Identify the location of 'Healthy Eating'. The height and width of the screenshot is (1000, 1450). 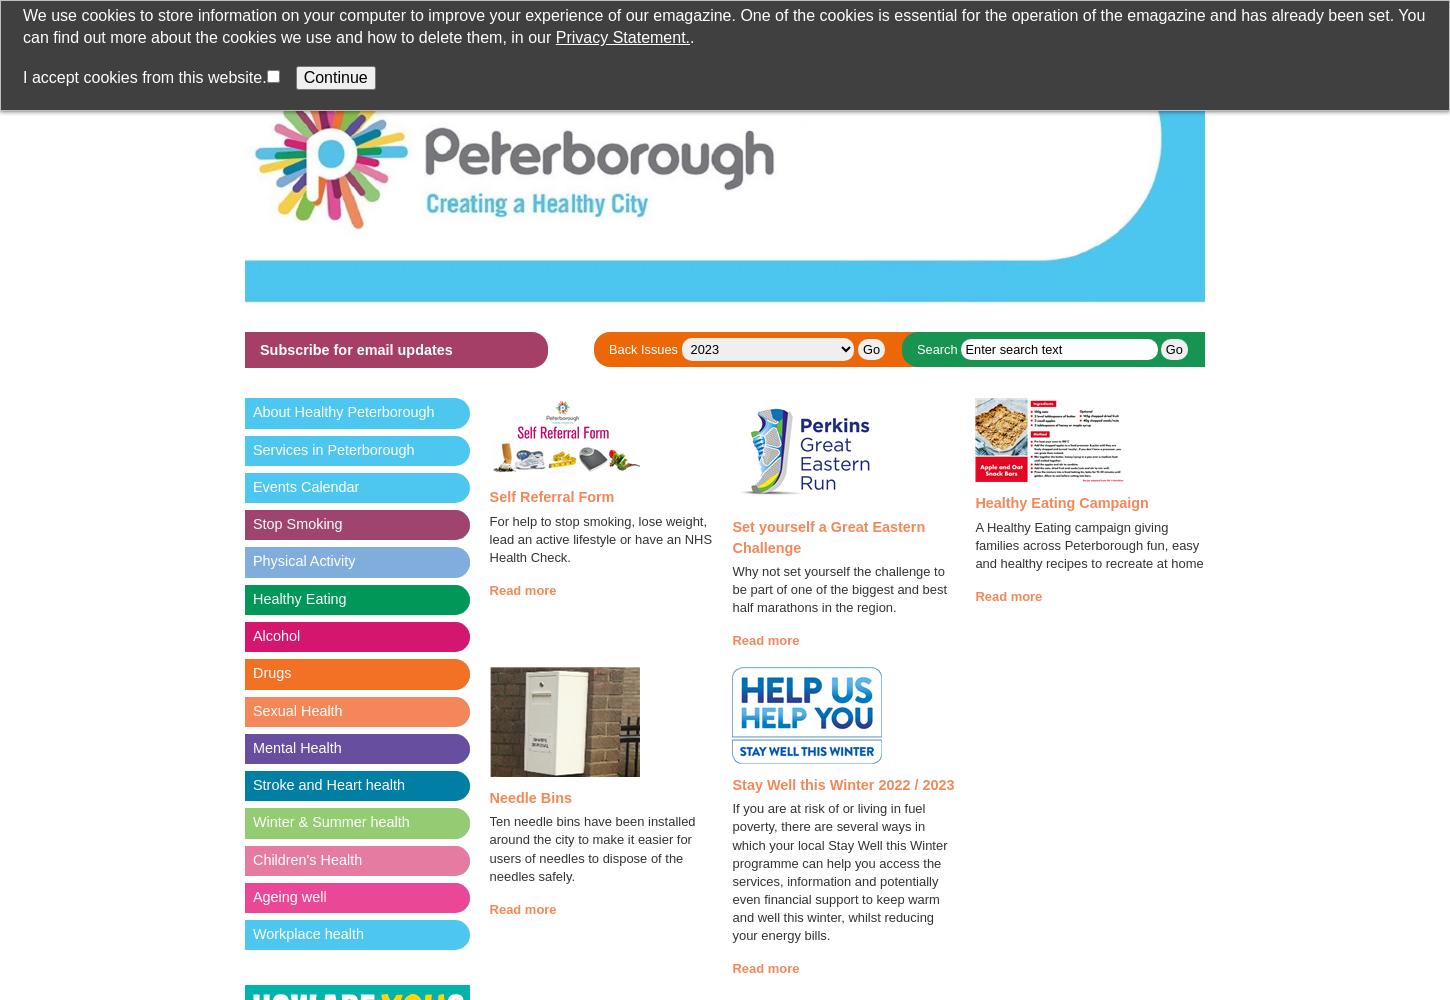
(253, 597).